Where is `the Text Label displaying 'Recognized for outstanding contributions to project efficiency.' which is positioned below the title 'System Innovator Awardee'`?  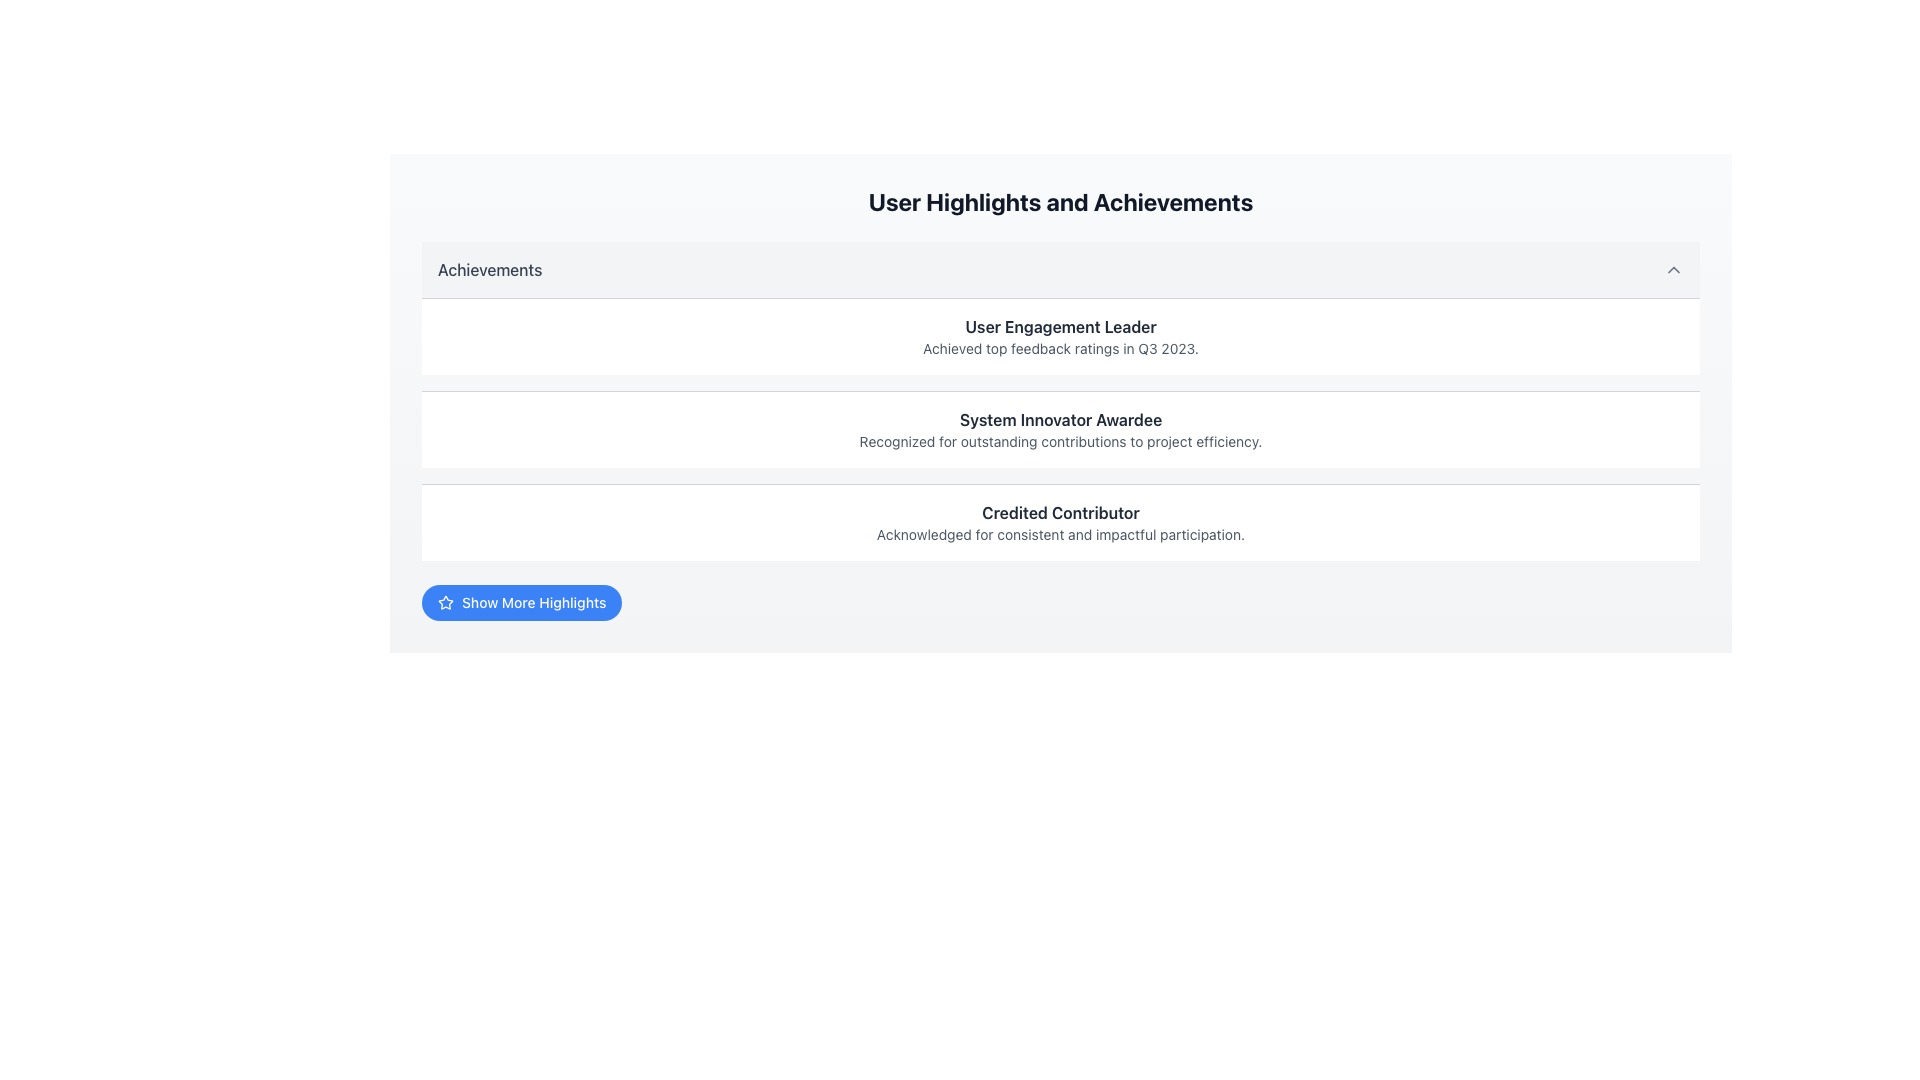
the Text Label displaying 'Recognized for outstanding contributions to project efficiency.' which is positioned below the title 'System Innovator Awardee' is located at coordinates (1059, 441).